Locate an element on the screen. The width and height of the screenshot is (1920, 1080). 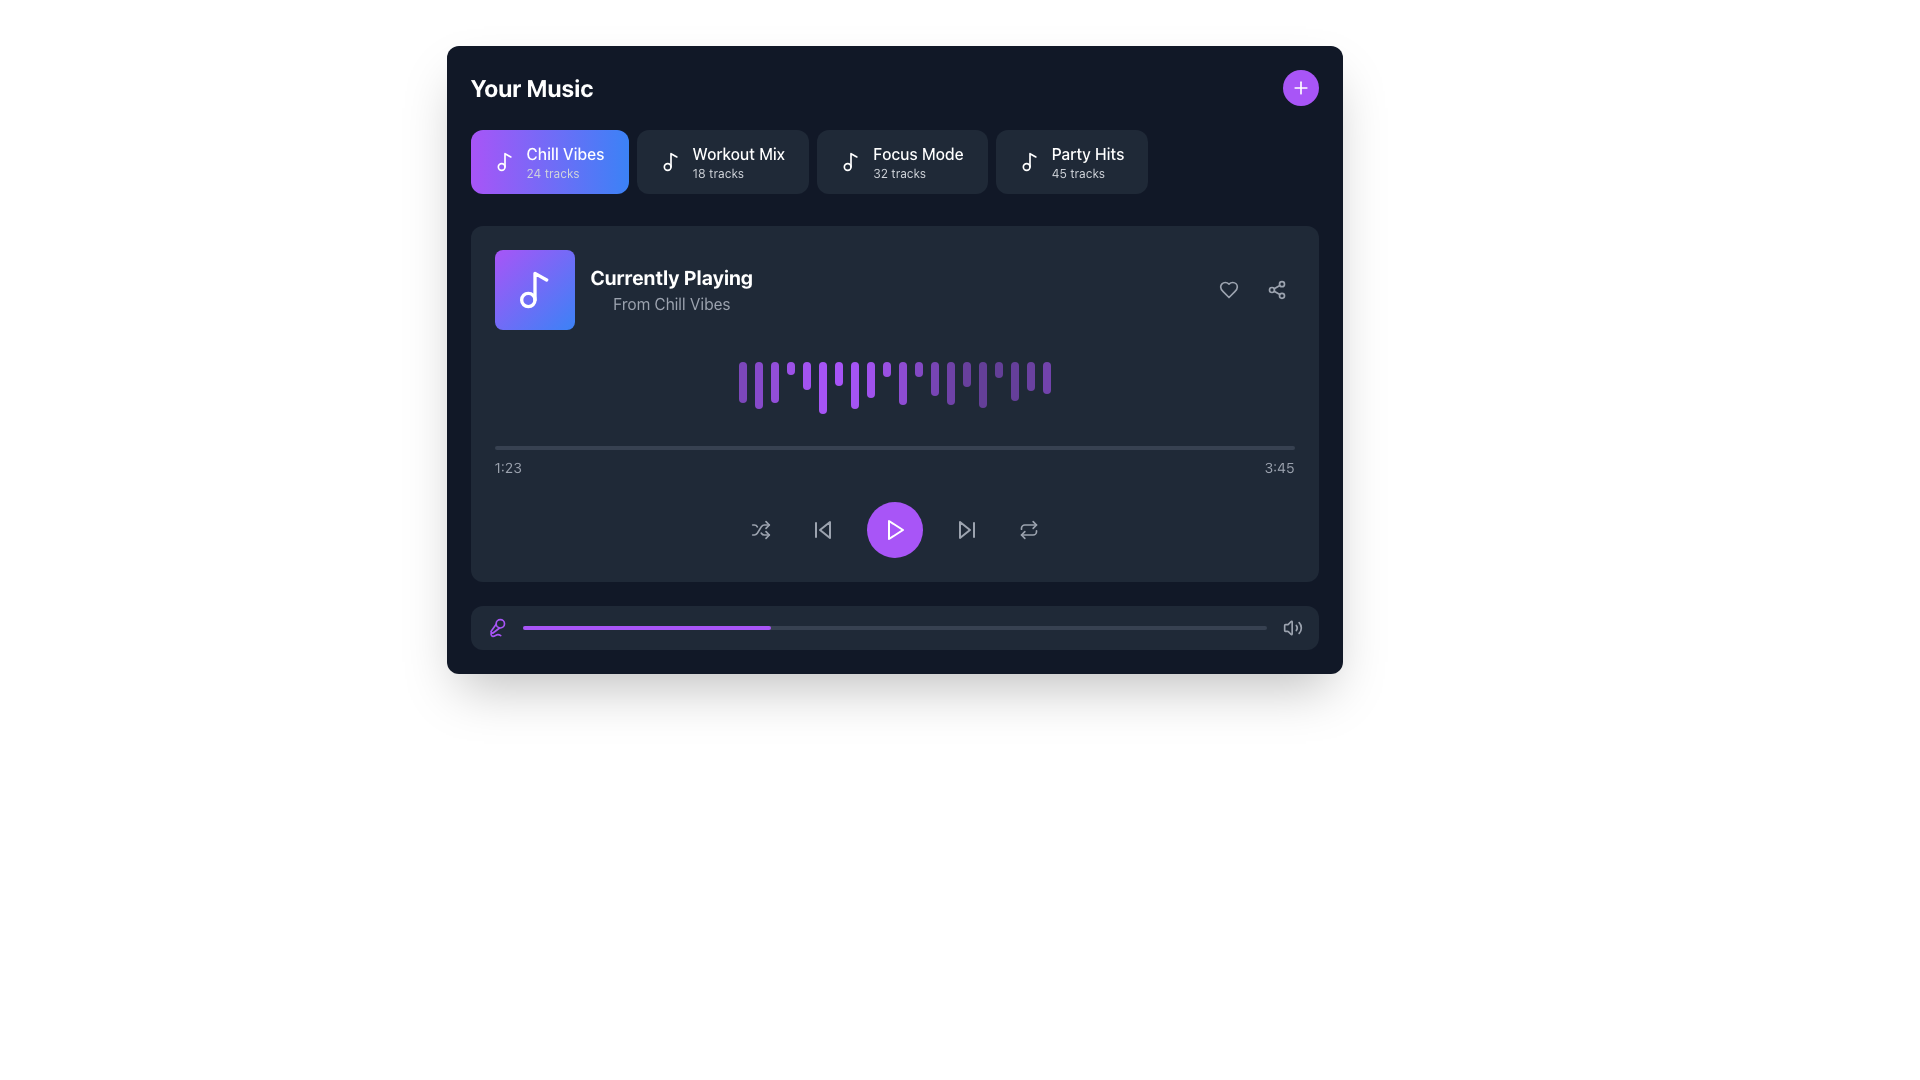
the square button with a gradient background that displays a white musical note icon, located to the left of the 'Currently Playing' text in the 'Currently Playing' section is located at coordinates (534, 289).